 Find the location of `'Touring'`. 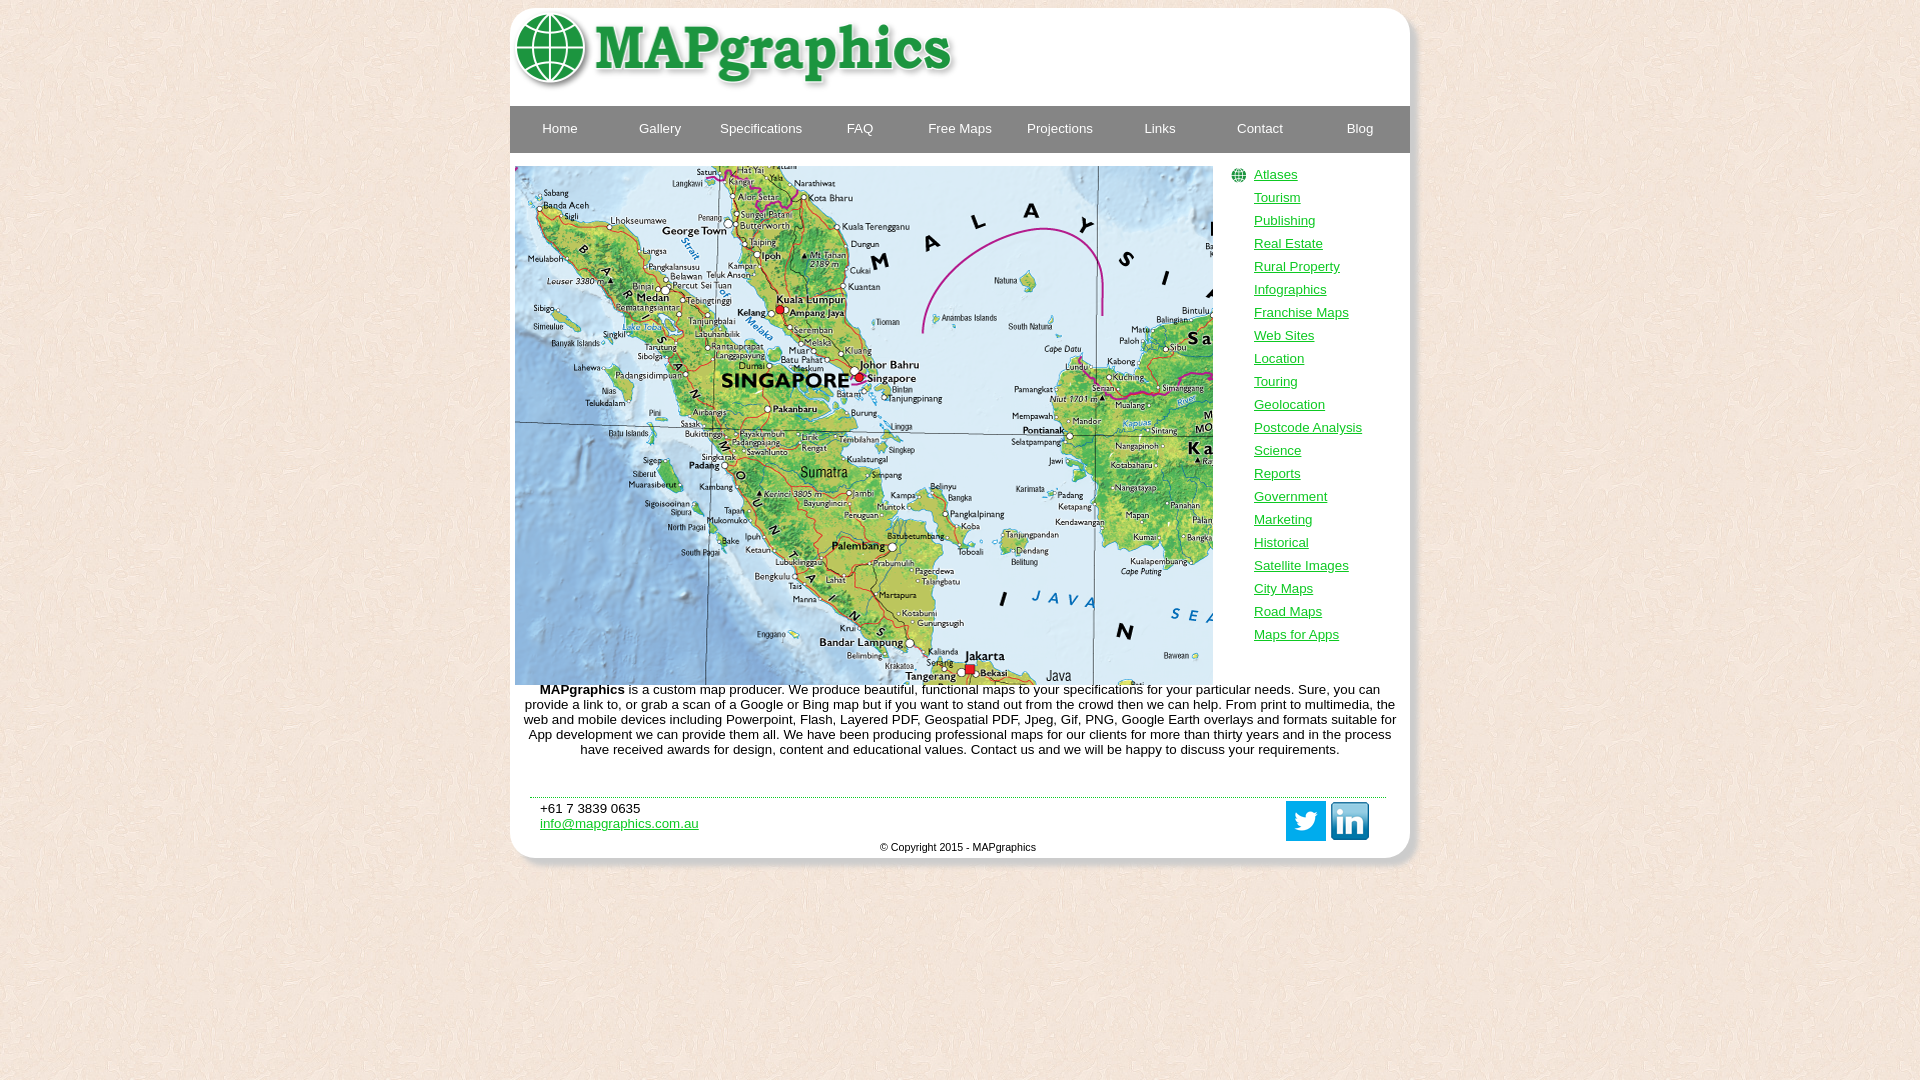

'Touring' is located at coordinates (1275, 381).